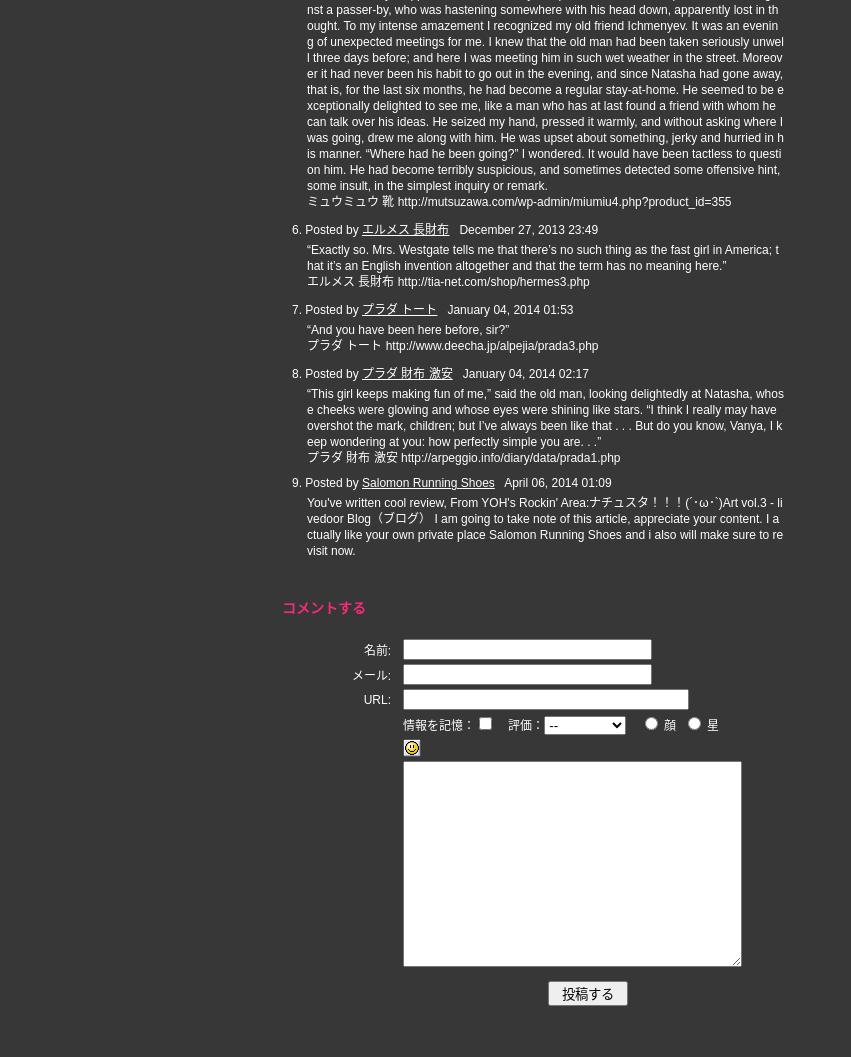 This screenshot has height=1057, width=851. I want to click on 'Salomon Running Shoes', so click(427, 483).